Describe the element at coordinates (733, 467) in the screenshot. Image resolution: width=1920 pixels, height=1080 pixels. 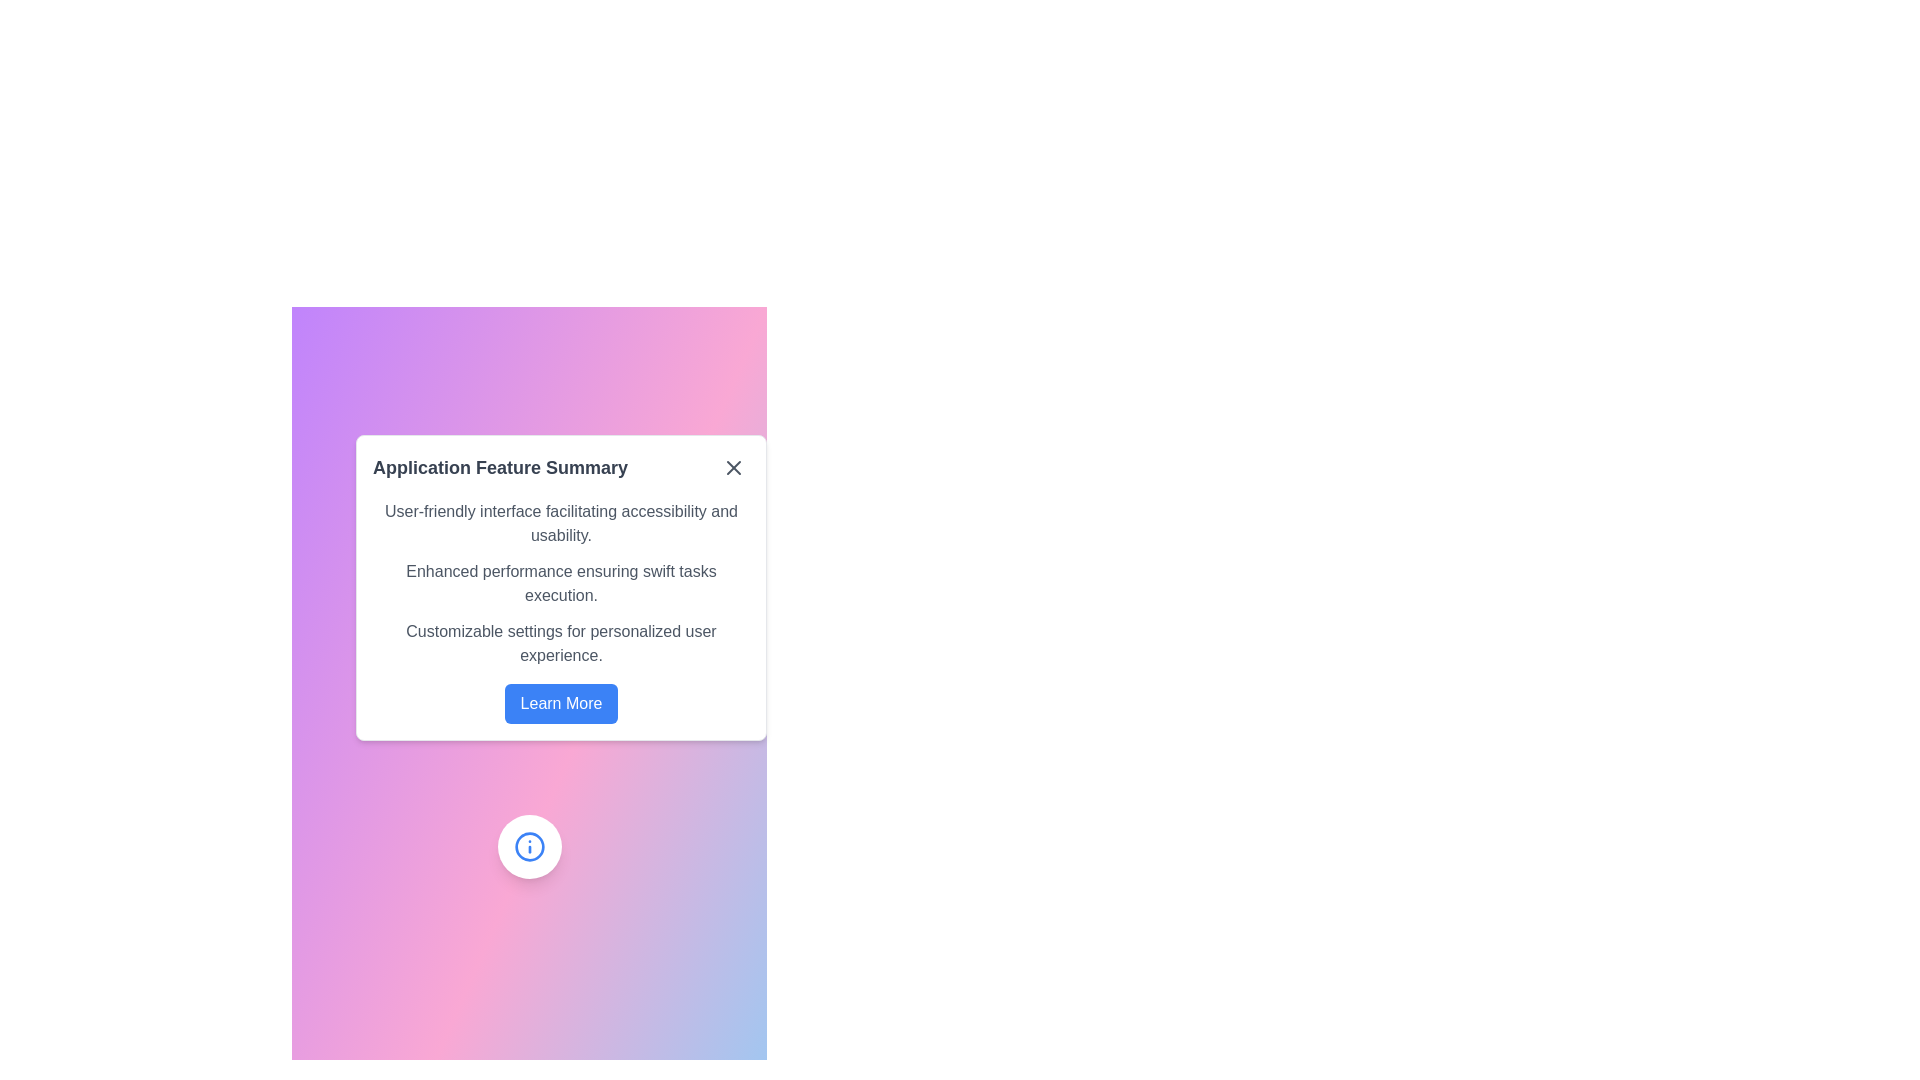
I see `the close icon located in the top-right corner of the card` at that location.